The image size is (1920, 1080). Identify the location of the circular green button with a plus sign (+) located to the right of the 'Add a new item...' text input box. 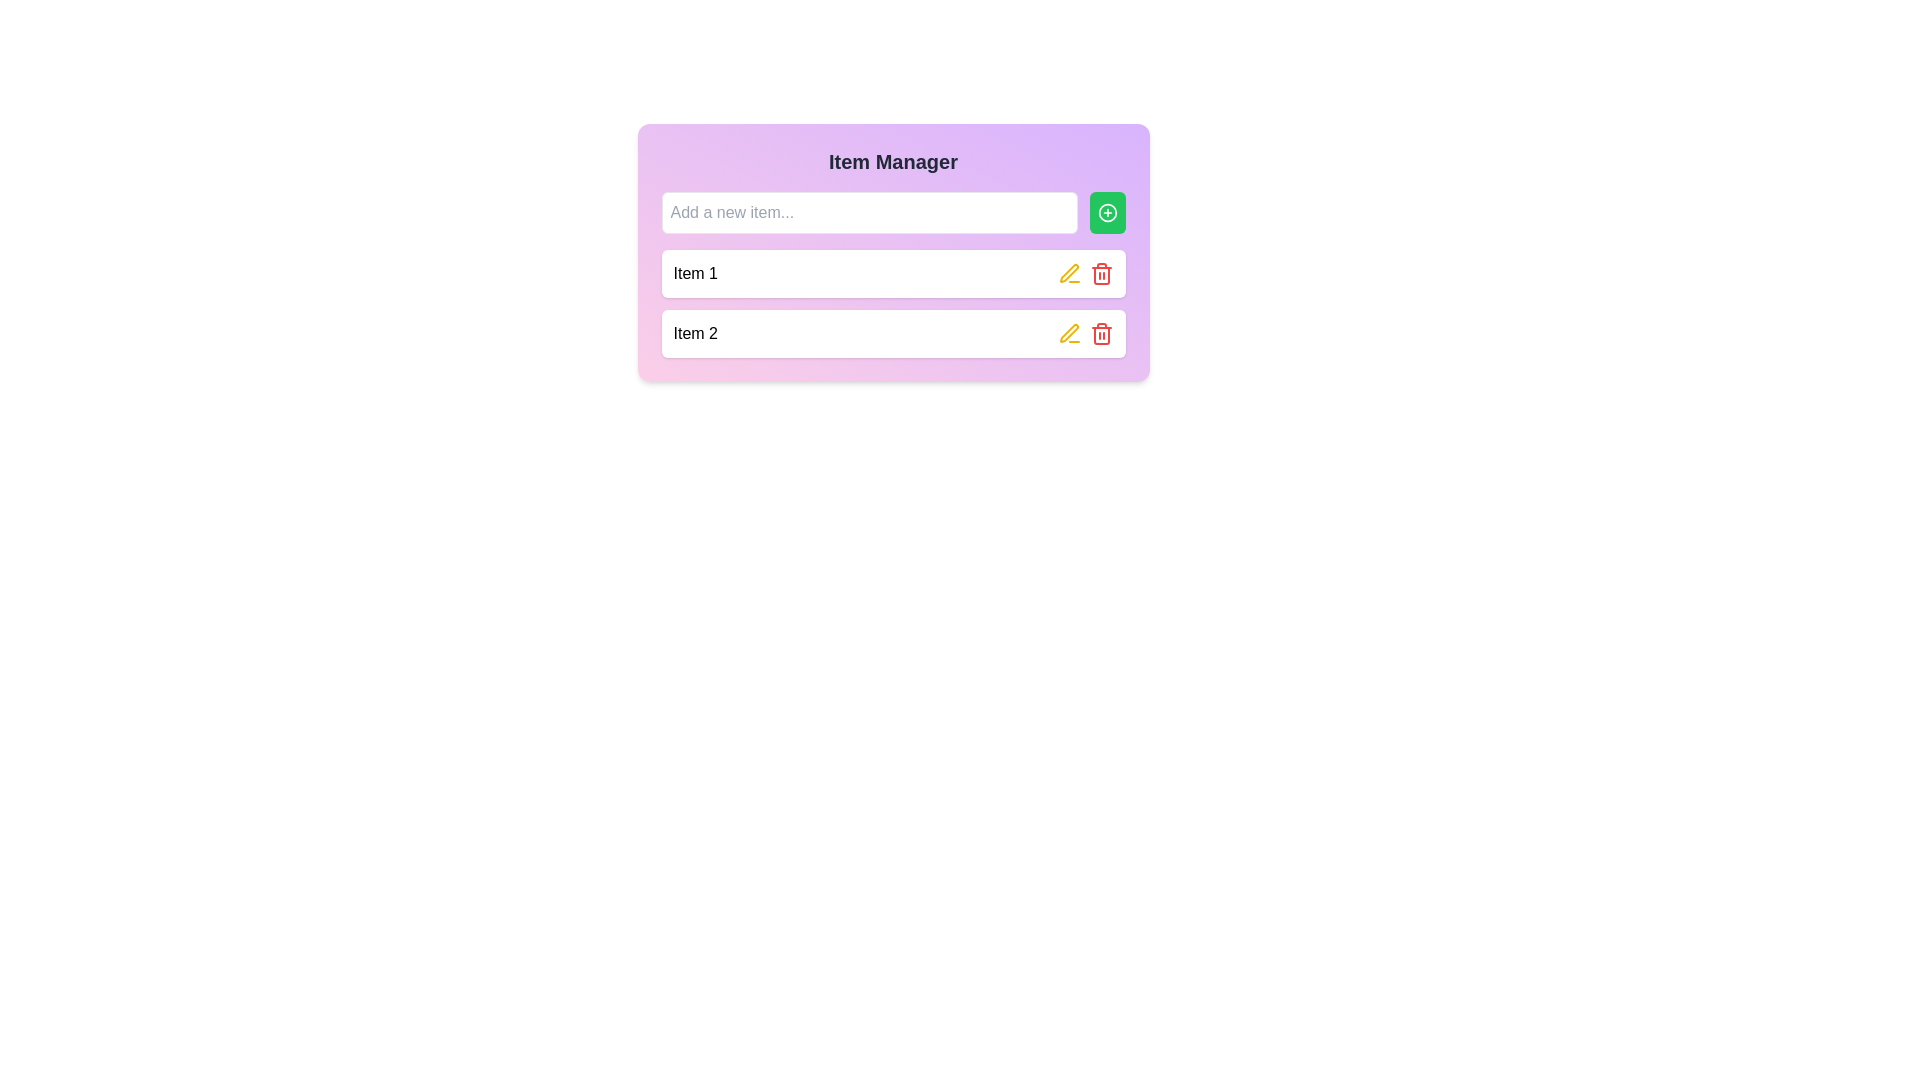
(1106, 212).